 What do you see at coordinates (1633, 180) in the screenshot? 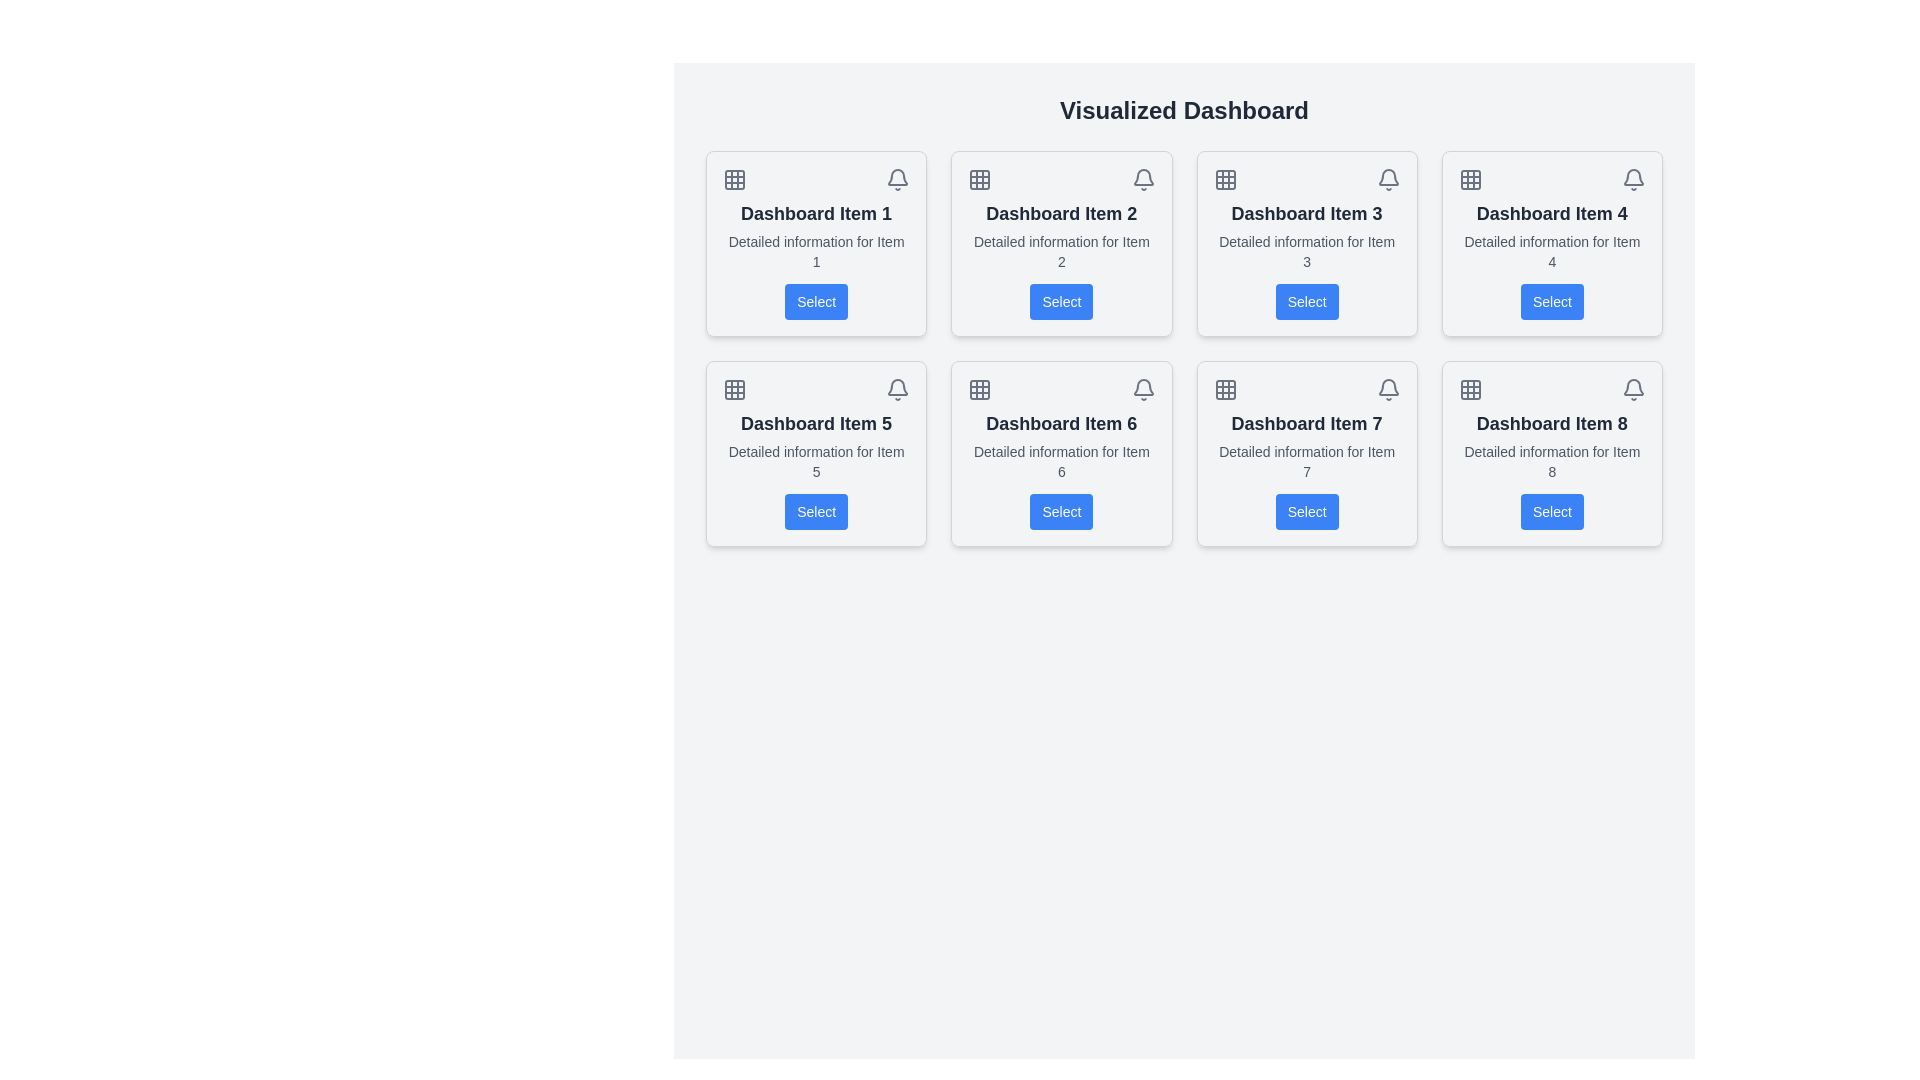
I see `the bell icon located in the upper-right corner of the card labeled 'Dashboard Item 4' to interact with it` at bounding box center [1633, 180].